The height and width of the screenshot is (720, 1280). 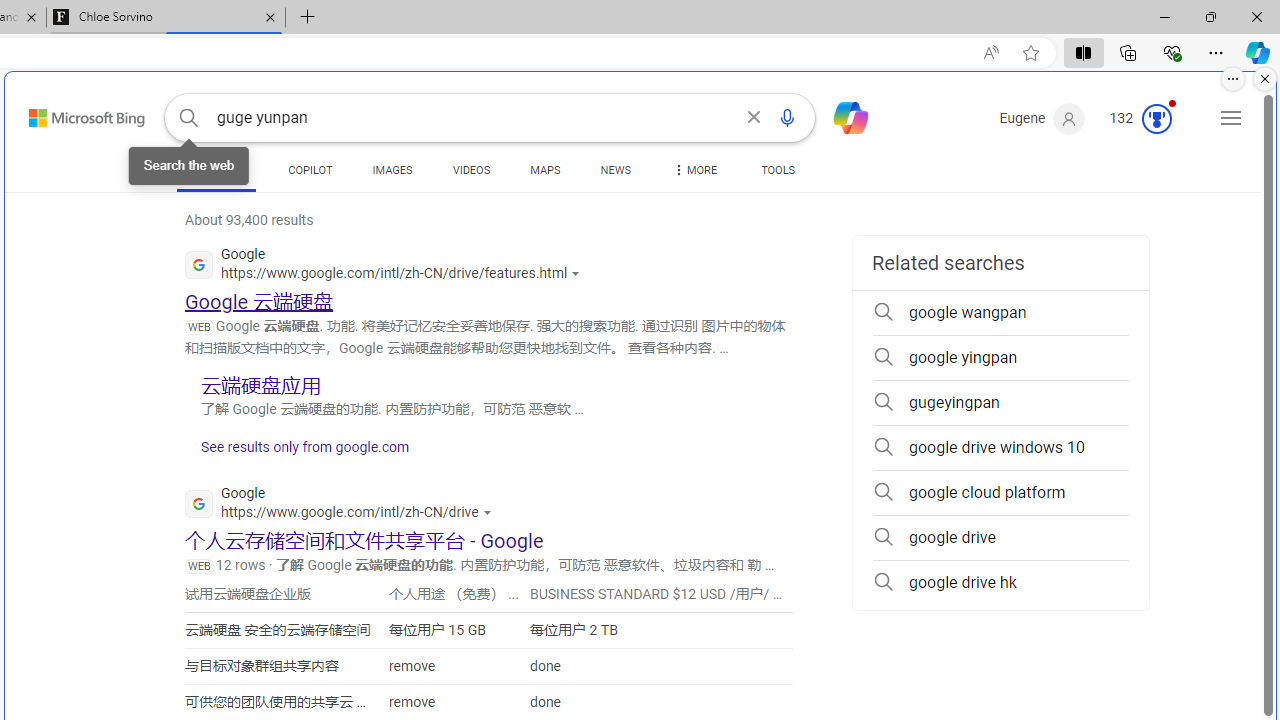 What do you see at coordinates (1000, 582) in the screenshot?
I see `'google drive hk'` at bounding box center [1000, 582].